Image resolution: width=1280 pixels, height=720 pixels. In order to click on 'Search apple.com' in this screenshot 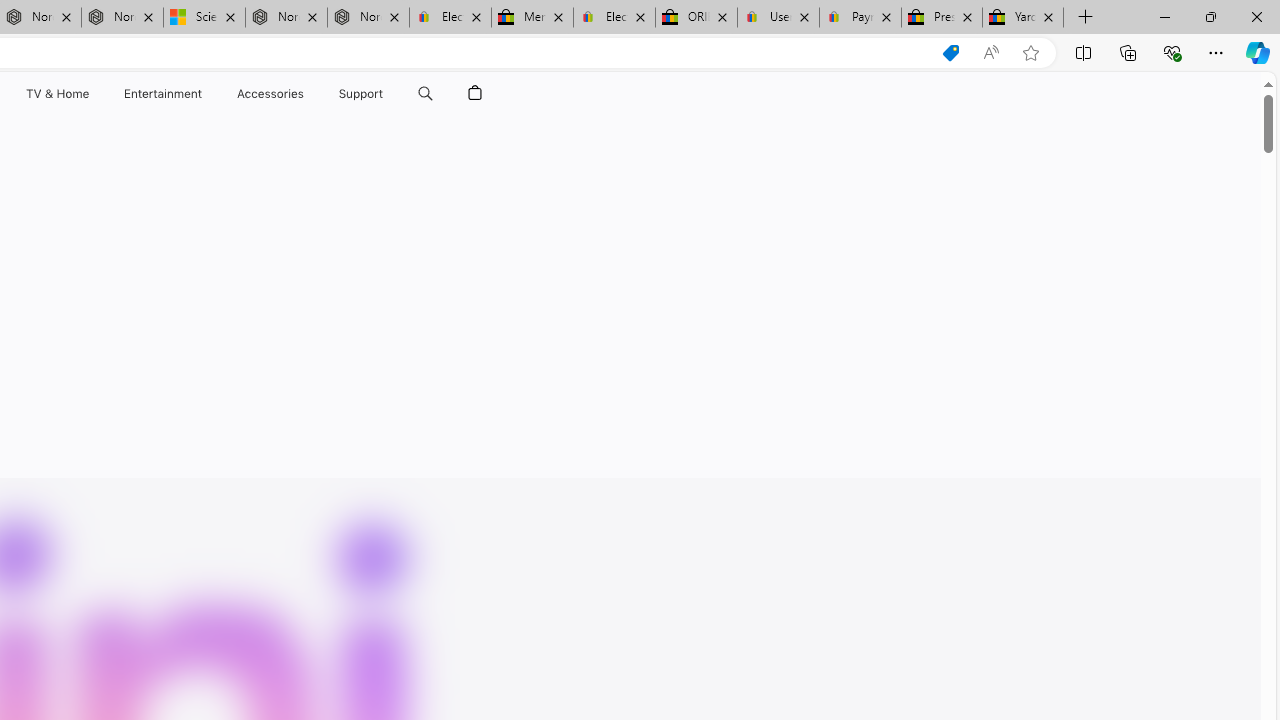, I will do `click(424, 93)`.